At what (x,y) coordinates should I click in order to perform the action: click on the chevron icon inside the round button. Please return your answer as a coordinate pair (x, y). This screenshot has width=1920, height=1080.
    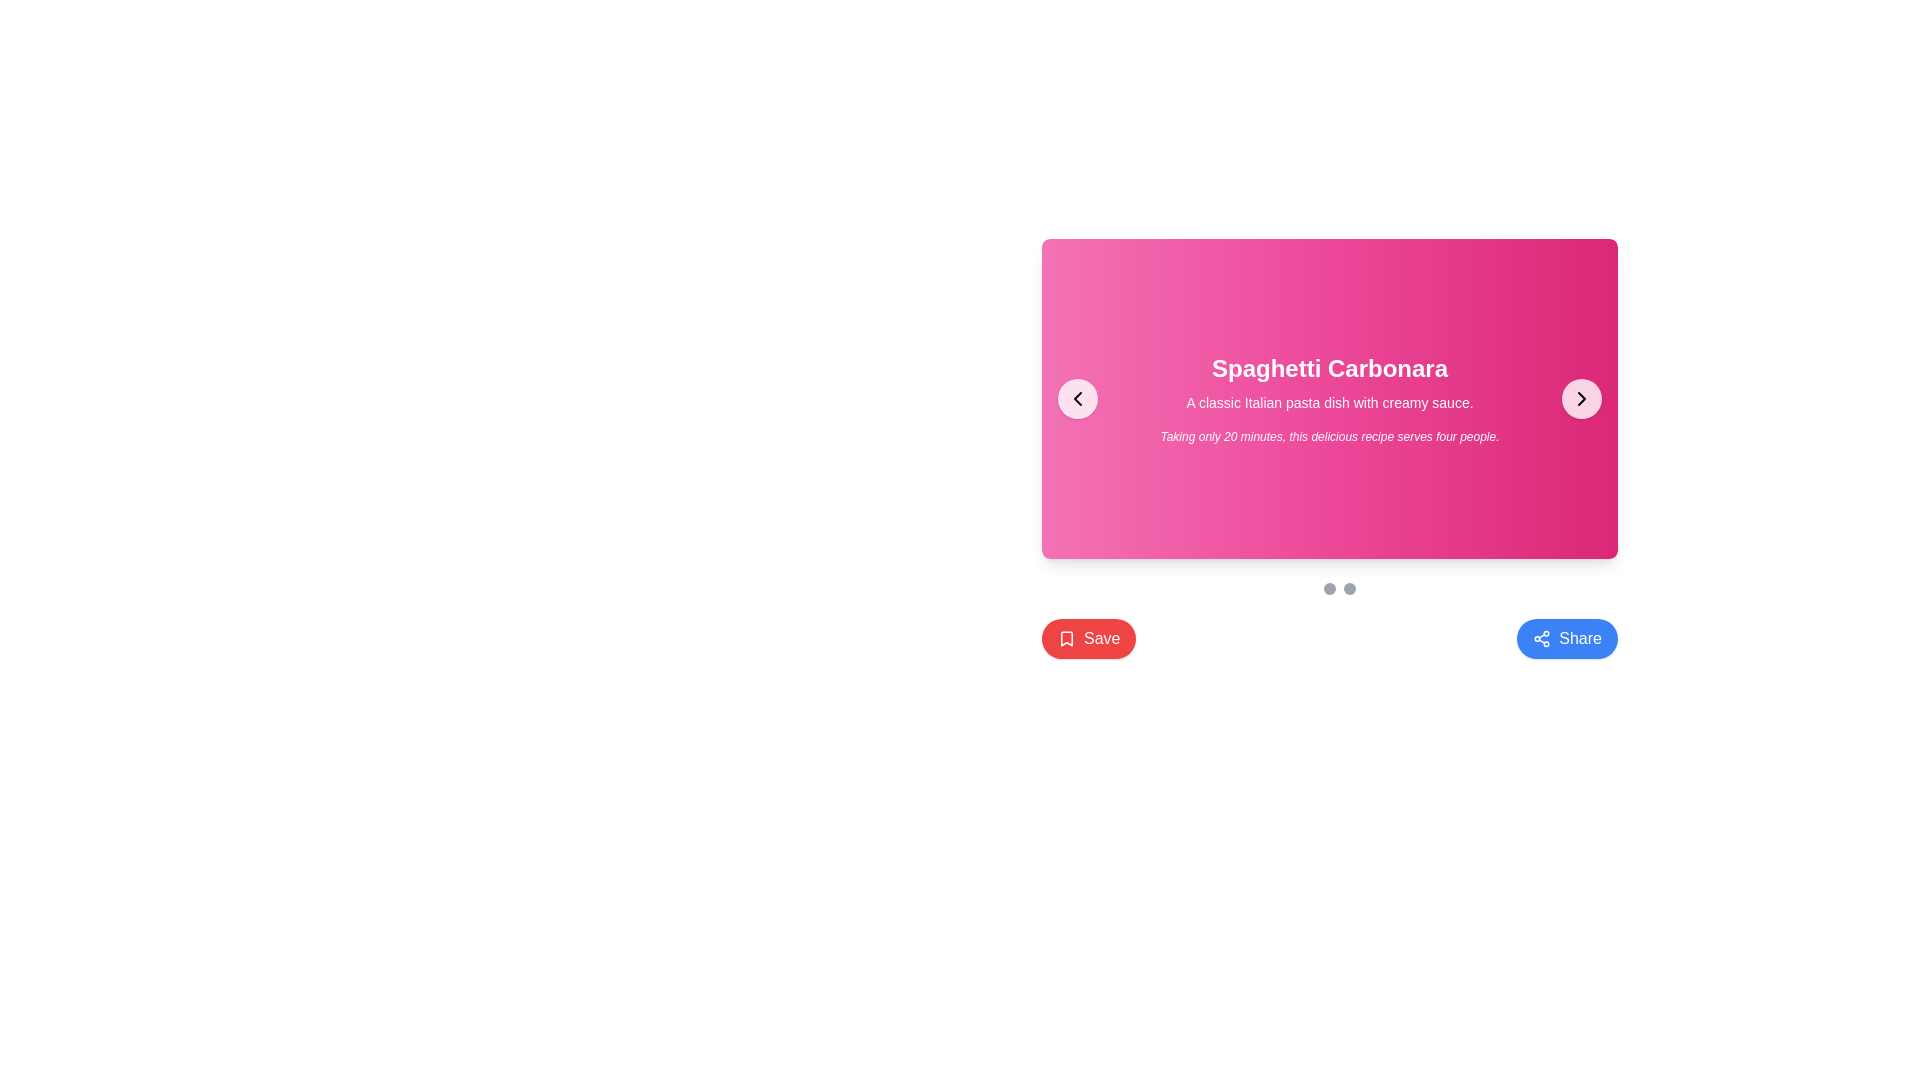
    Looking at the image, I should click on (1077, 398).